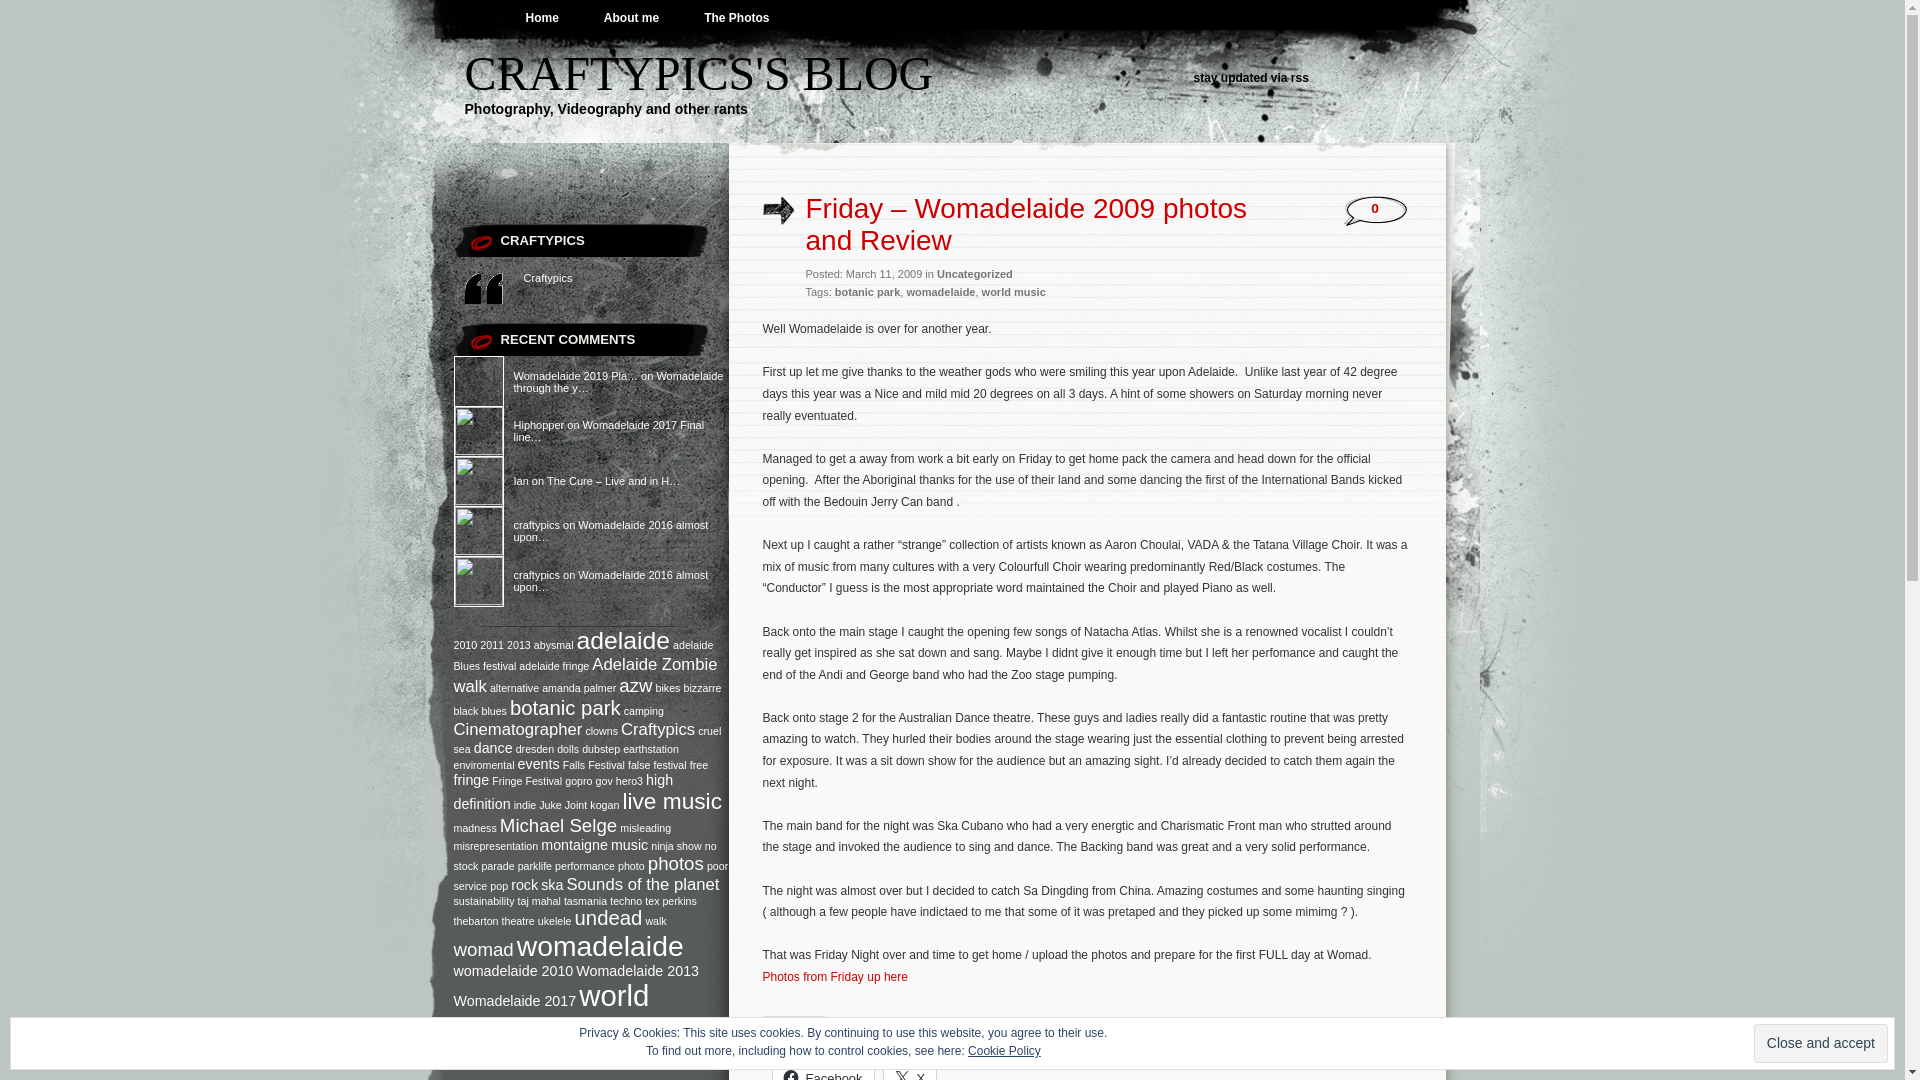 The height and width of the screenshot is (1080, 1920). What do you see at coordinates (867, 292) in the screenshot?
I see `'botanic park'` at bounding box center [867, 292].